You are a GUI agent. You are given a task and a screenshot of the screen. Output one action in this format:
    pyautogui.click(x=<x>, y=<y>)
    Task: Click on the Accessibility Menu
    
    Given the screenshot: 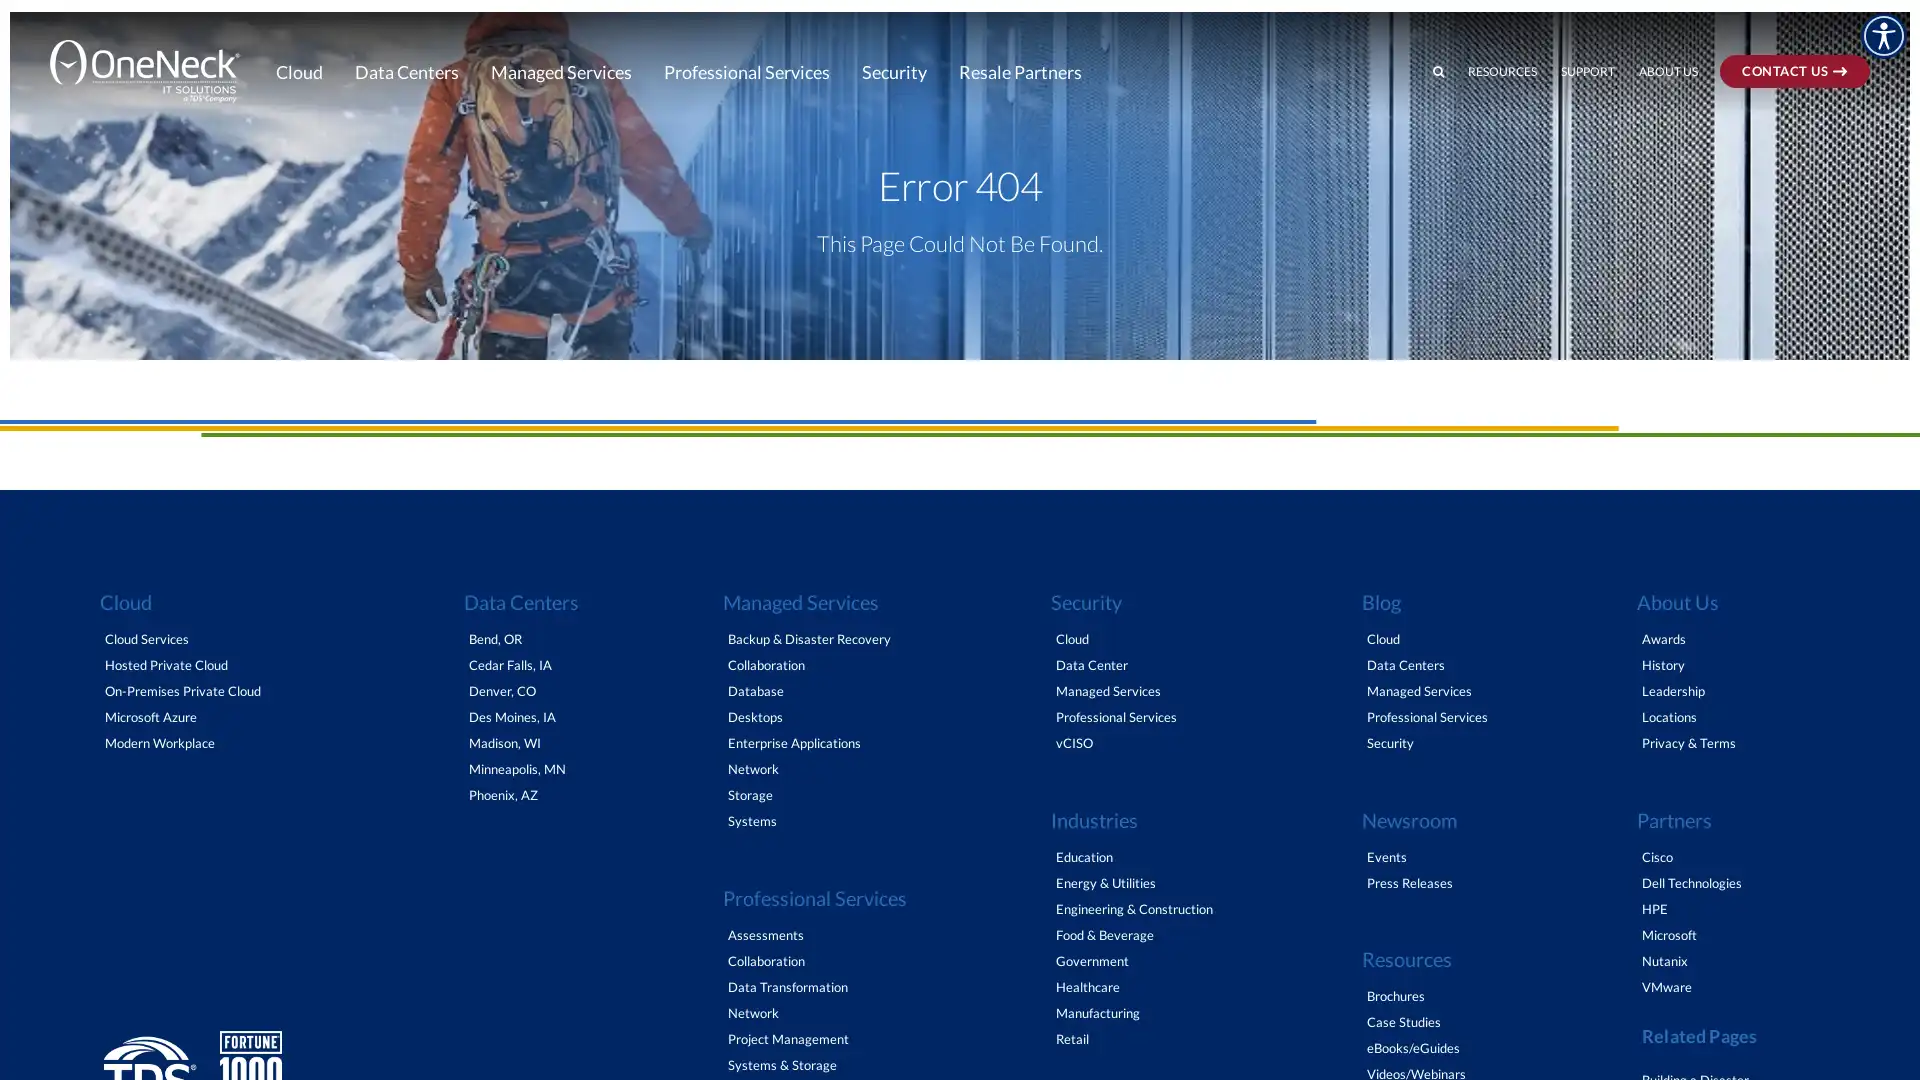 What is the action you would take?
    pyautogui.click(x=1882, y=35)
    